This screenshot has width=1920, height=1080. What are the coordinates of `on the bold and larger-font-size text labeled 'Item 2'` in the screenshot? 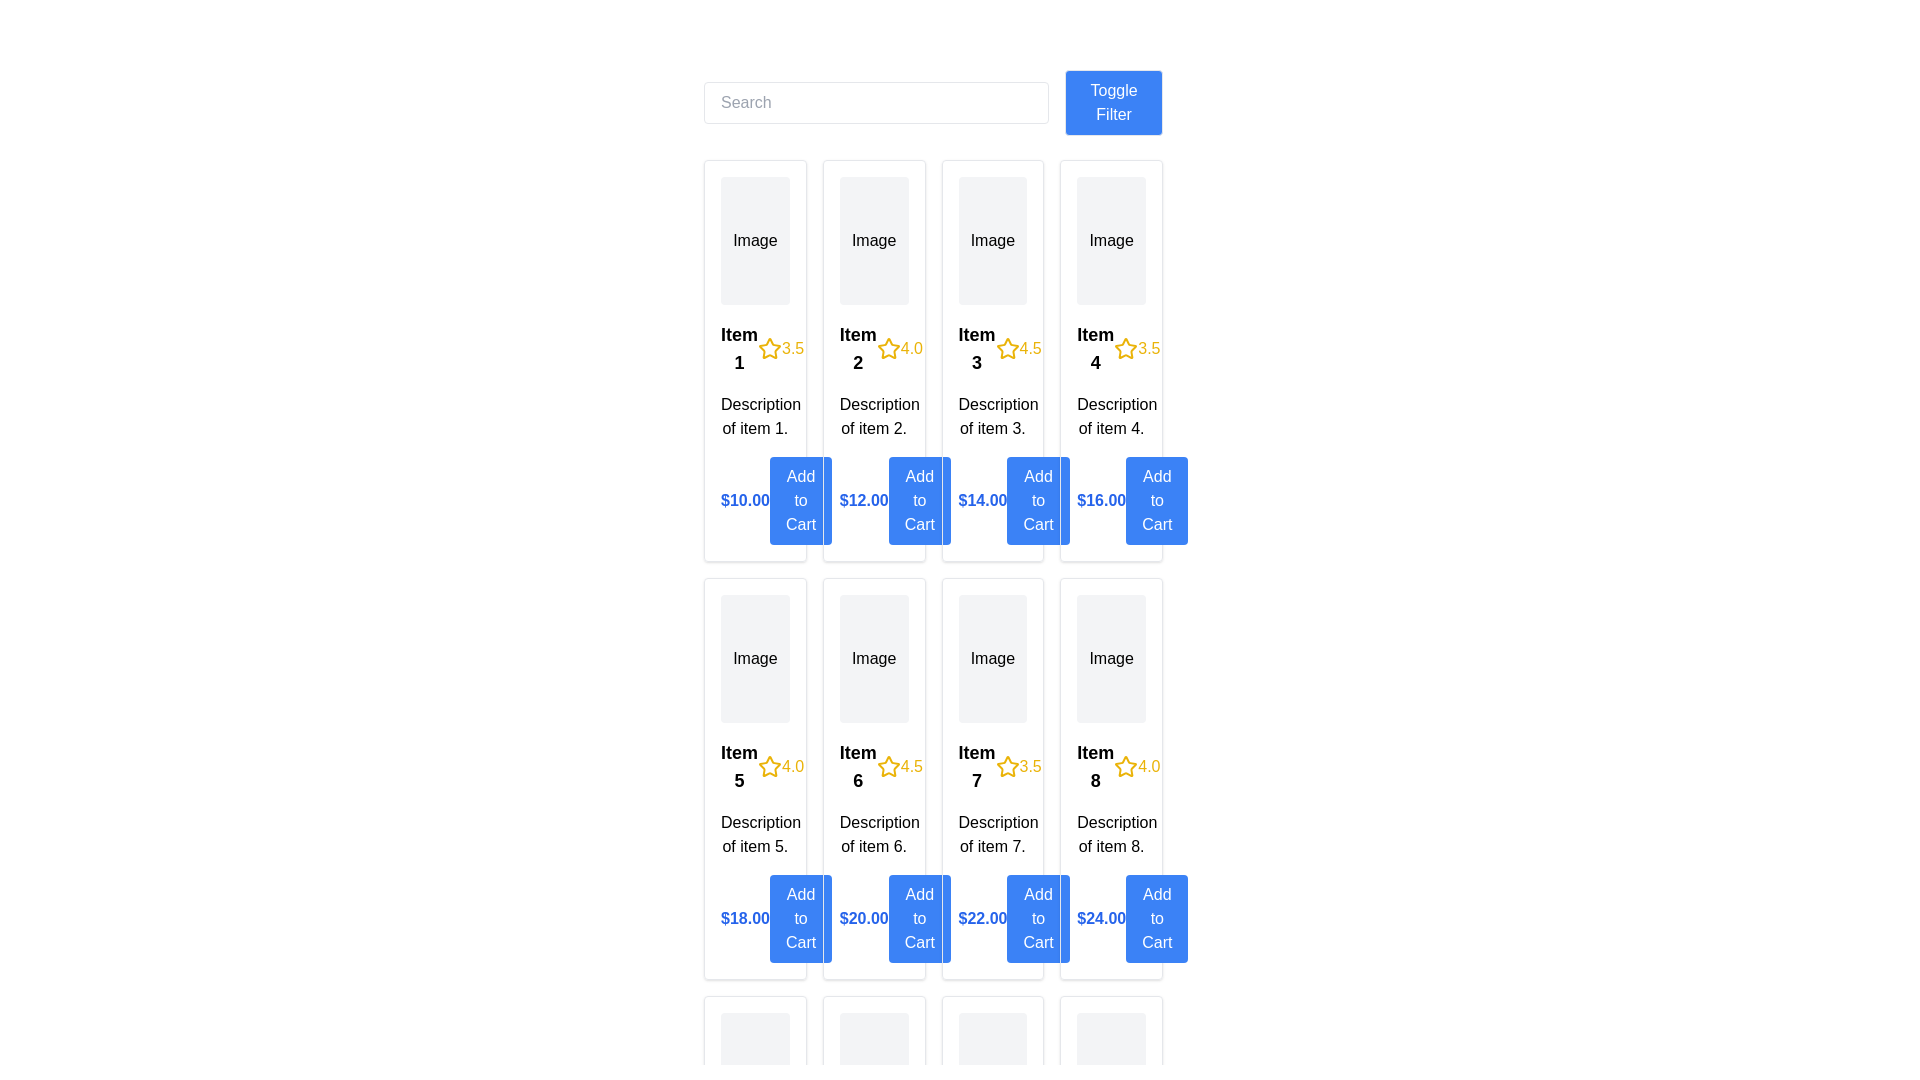 It's located at (858, 347).